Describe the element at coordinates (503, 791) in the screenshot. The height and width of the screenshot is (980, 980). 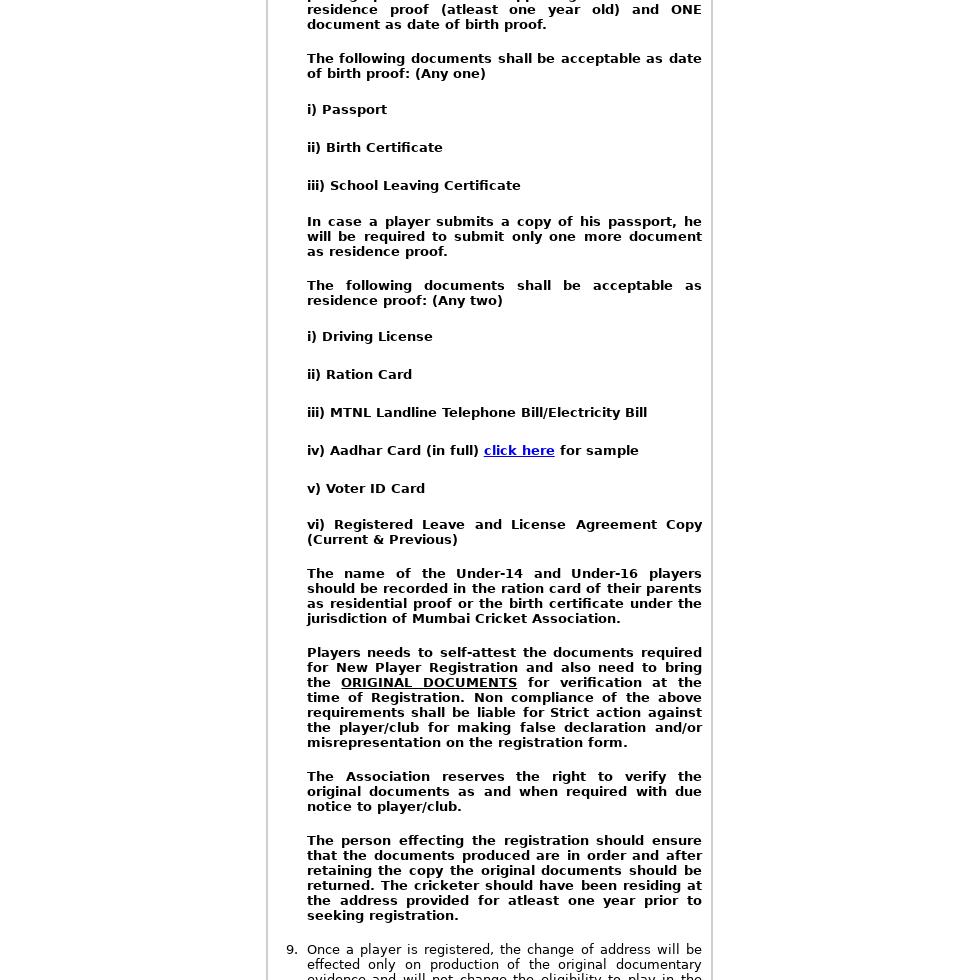
I see `'The Association reserves the right to verify the original documents as and when required with due notice to player/club.'` at that location.